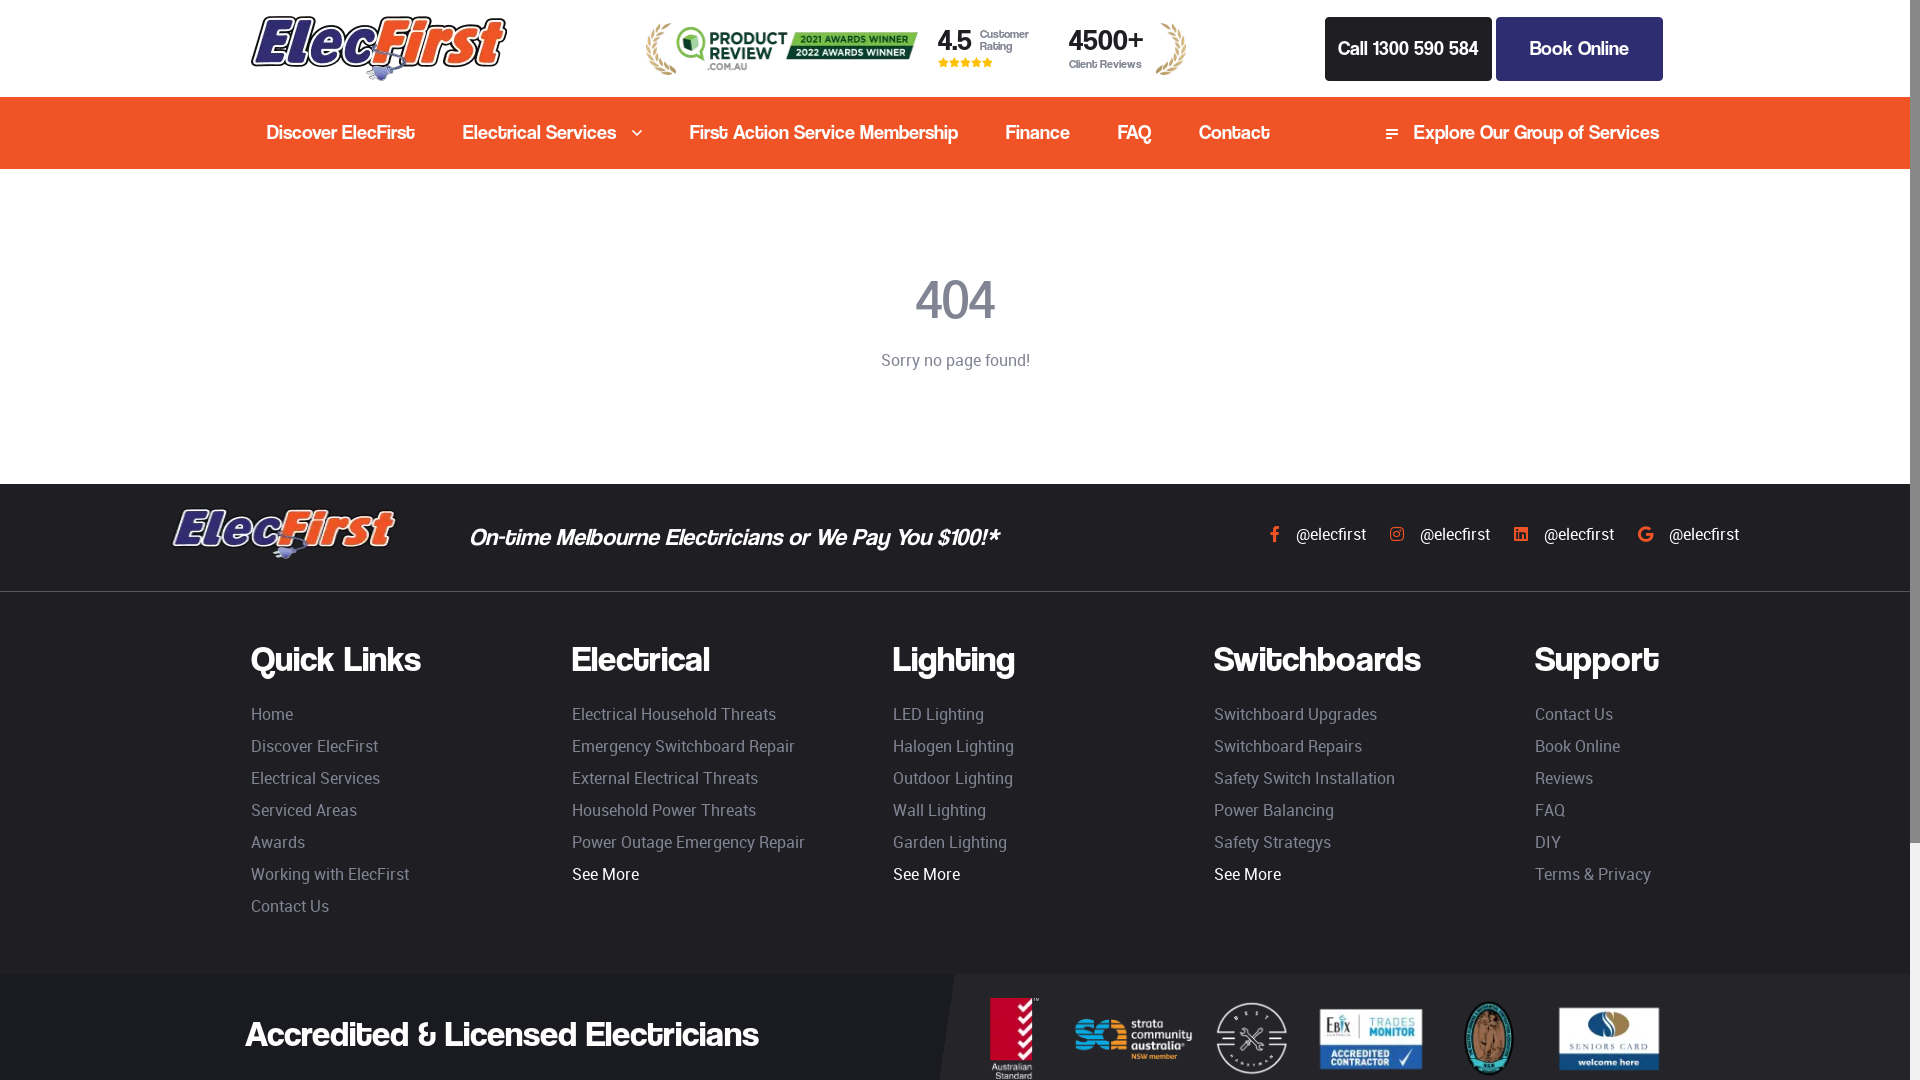 The width and height of the screenshot is (1920, 1080). Describe the element at coordinates (604, 873) in the screenshot. I see `'See More'` at that location.